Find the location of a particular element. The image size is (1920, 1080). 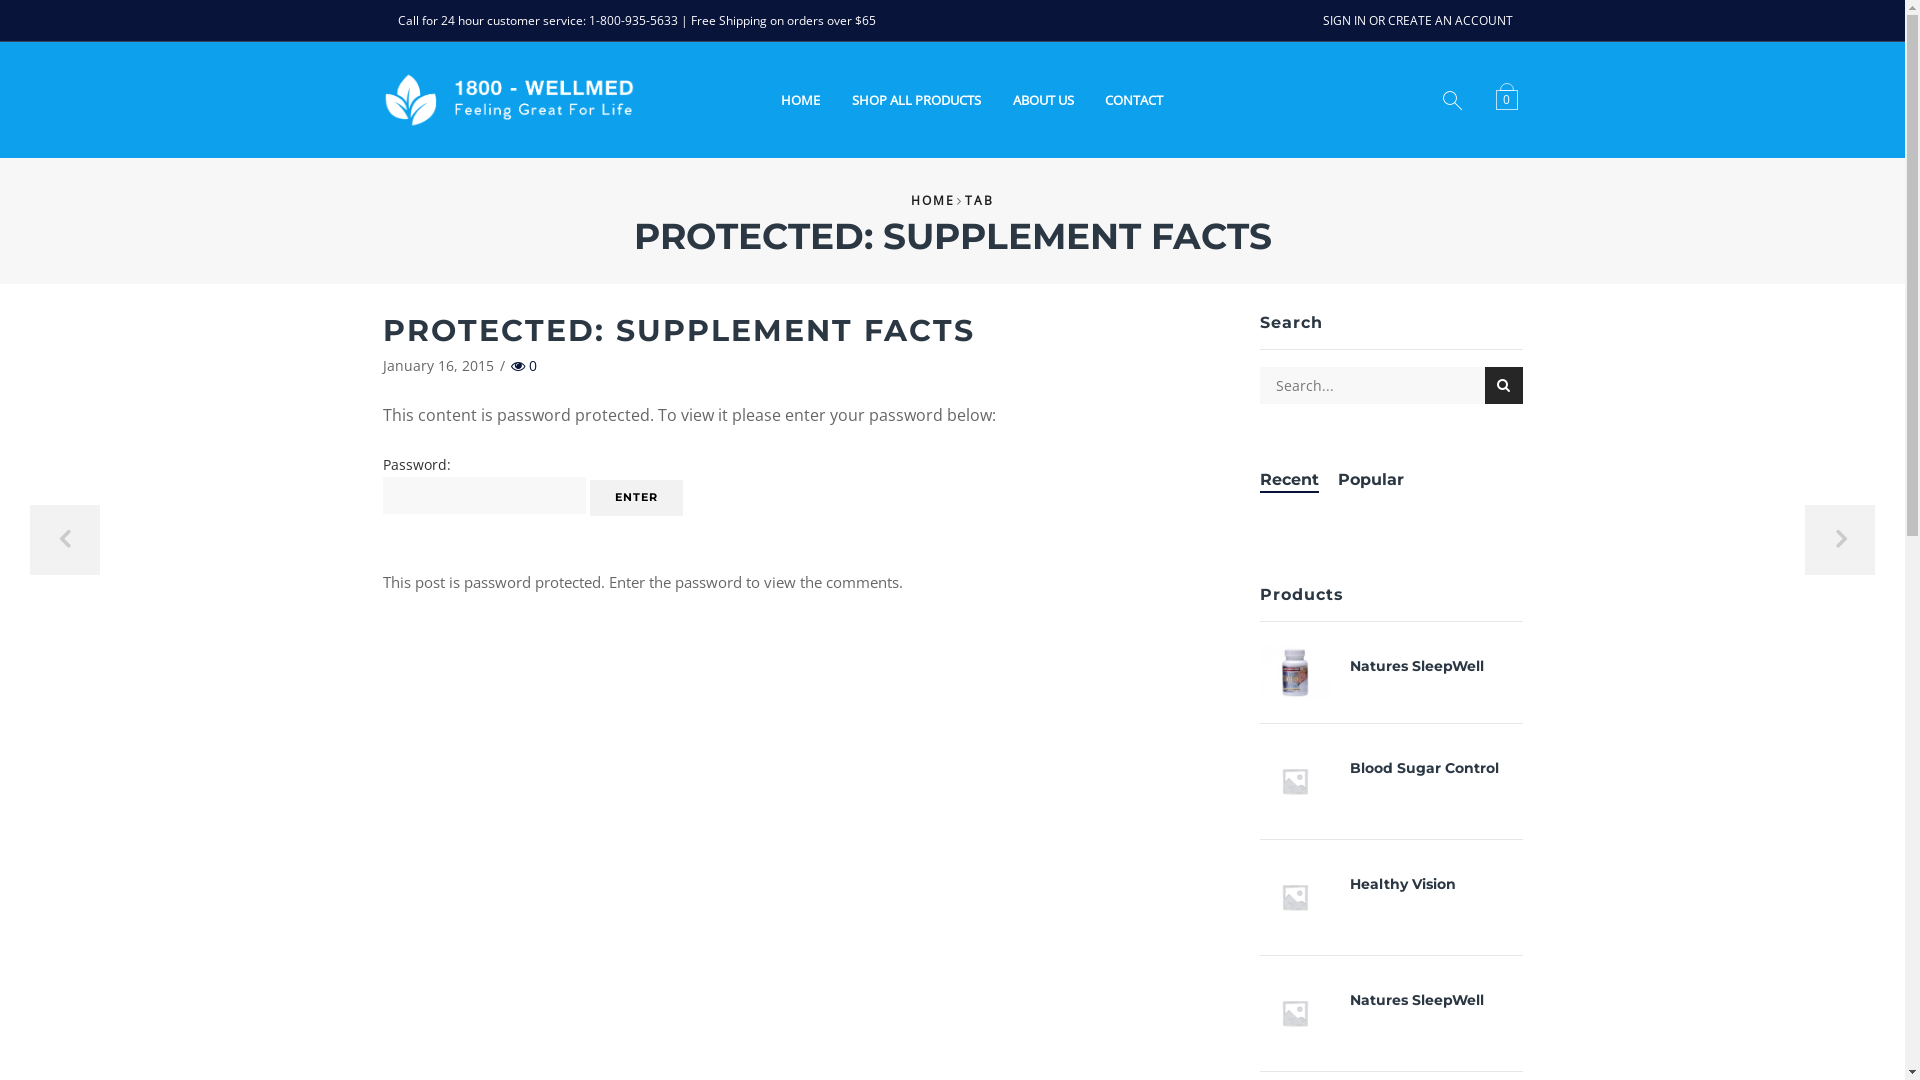

'Natures SleepWell' is located at coordinates (1305, 671).